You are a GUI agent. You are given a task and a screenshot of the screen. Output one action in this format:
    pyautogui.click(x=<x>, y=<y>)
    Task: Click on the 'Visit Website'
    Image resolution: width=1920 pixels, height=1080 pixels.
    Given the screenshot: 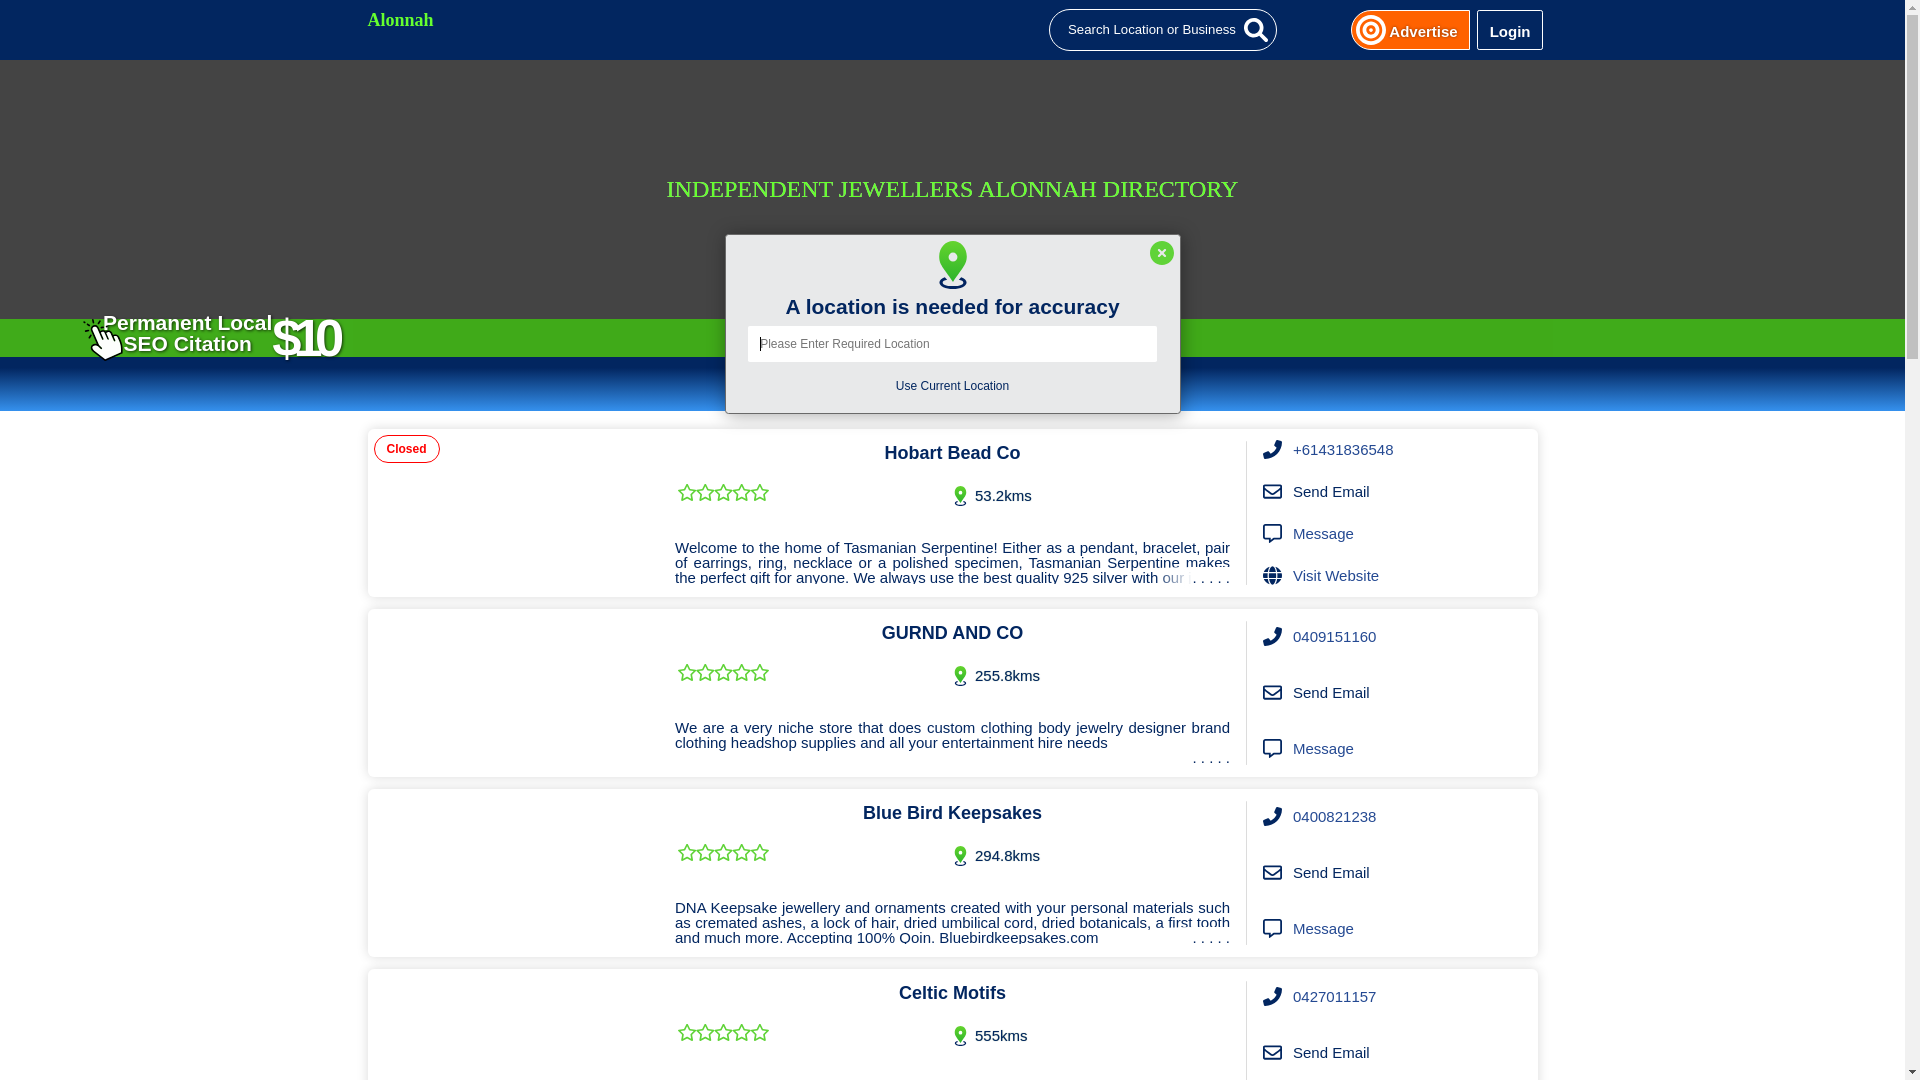 What is the action you would take?
    pyautogui.click(x=1335, y=575)
    